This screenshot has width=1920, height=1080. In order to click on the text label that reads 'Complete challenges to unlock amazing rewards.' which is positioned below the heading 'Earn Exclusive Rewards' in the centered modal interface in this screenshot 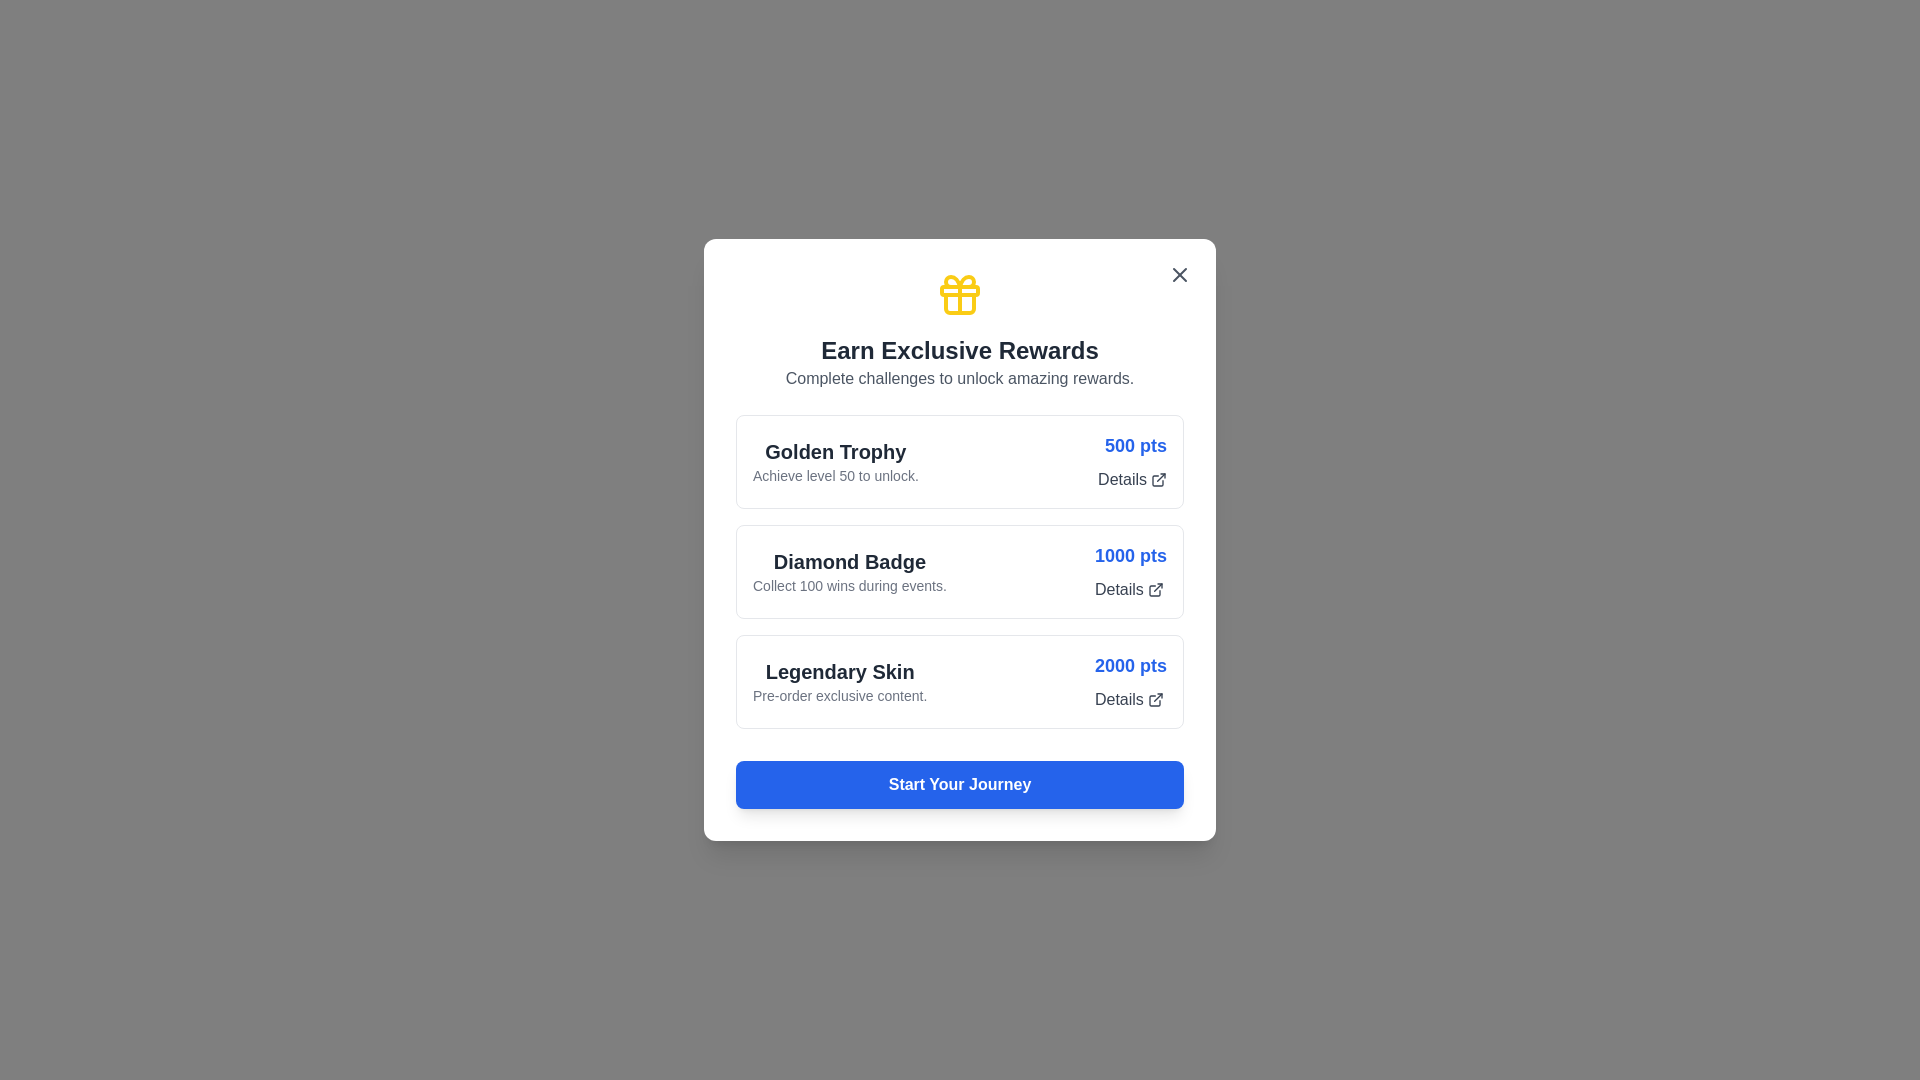, I will do `click(960, 378)`.